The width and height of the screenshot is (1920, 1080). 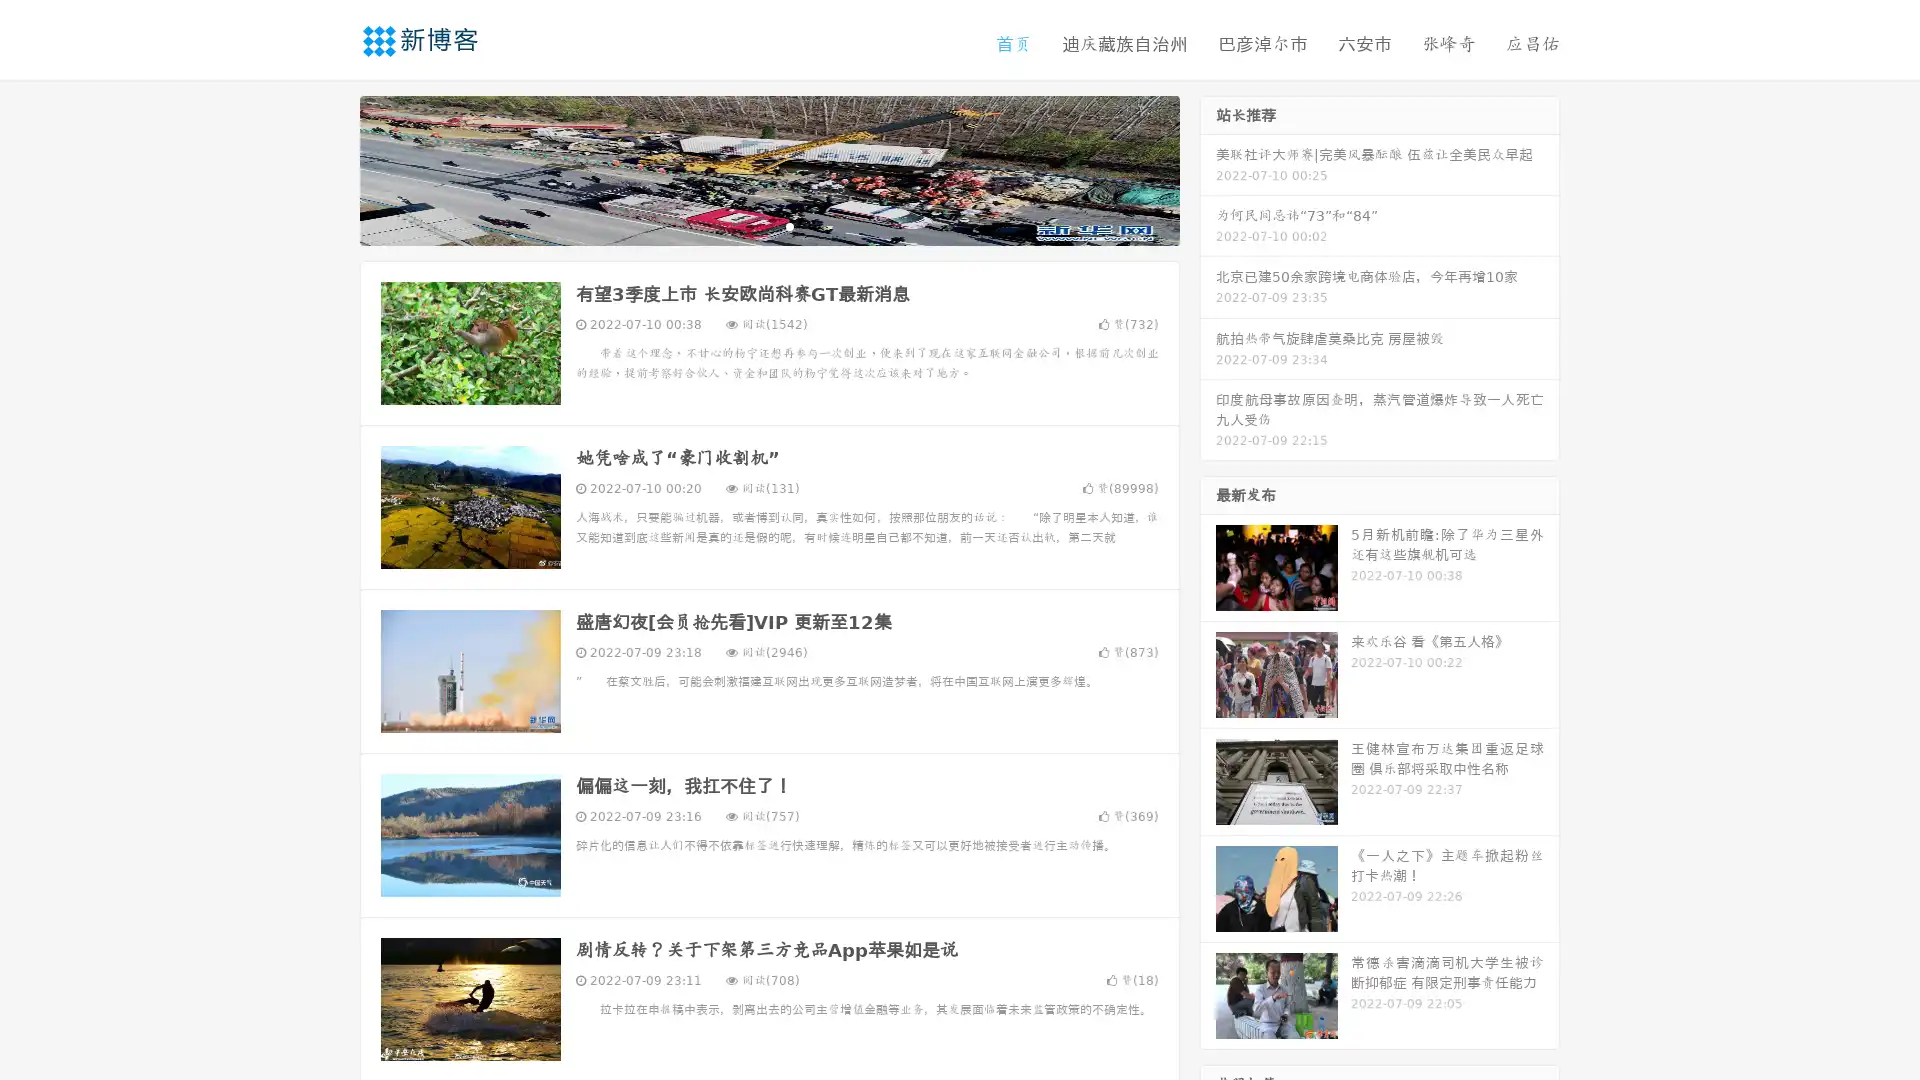 What do you see at coordinates (1208, 168) in the screenshot?
I see `Next slide` at bounding box center [1208, 168].